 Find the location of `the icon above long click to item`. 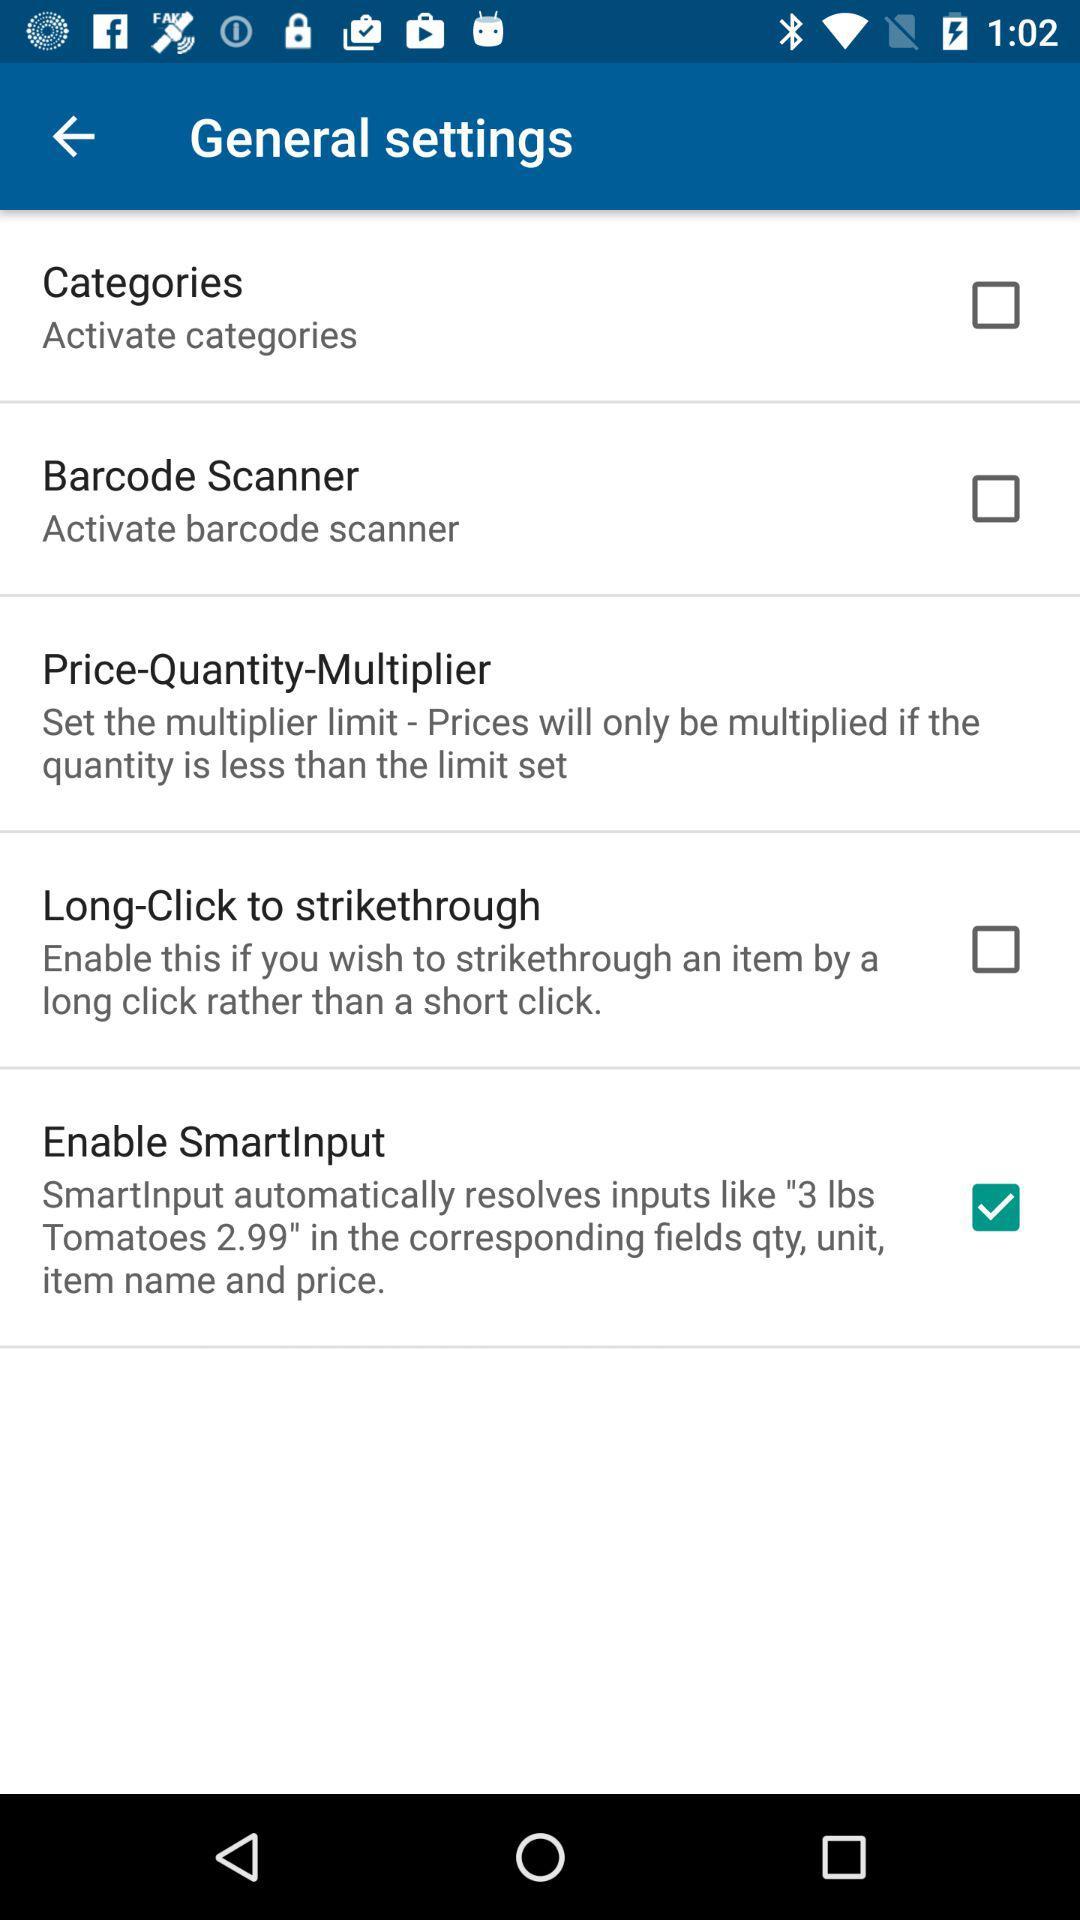

the icon above long click to item is located at coordinates (540, 741).